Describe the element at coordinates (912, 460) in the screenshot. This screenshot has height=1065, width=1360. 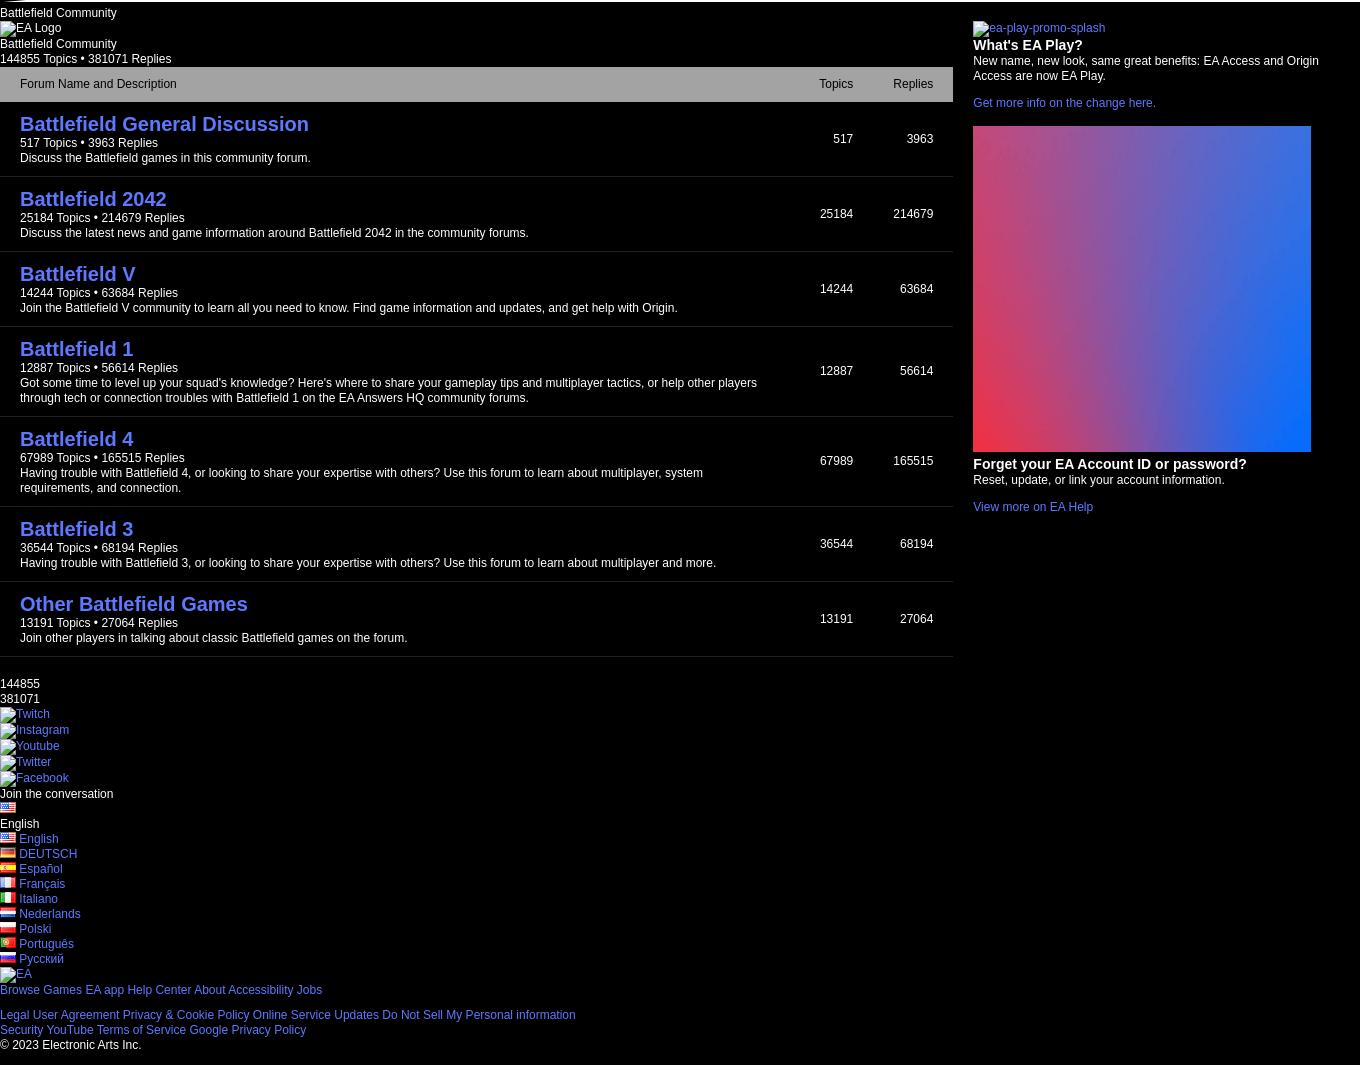
I see `'165515'` at that location.